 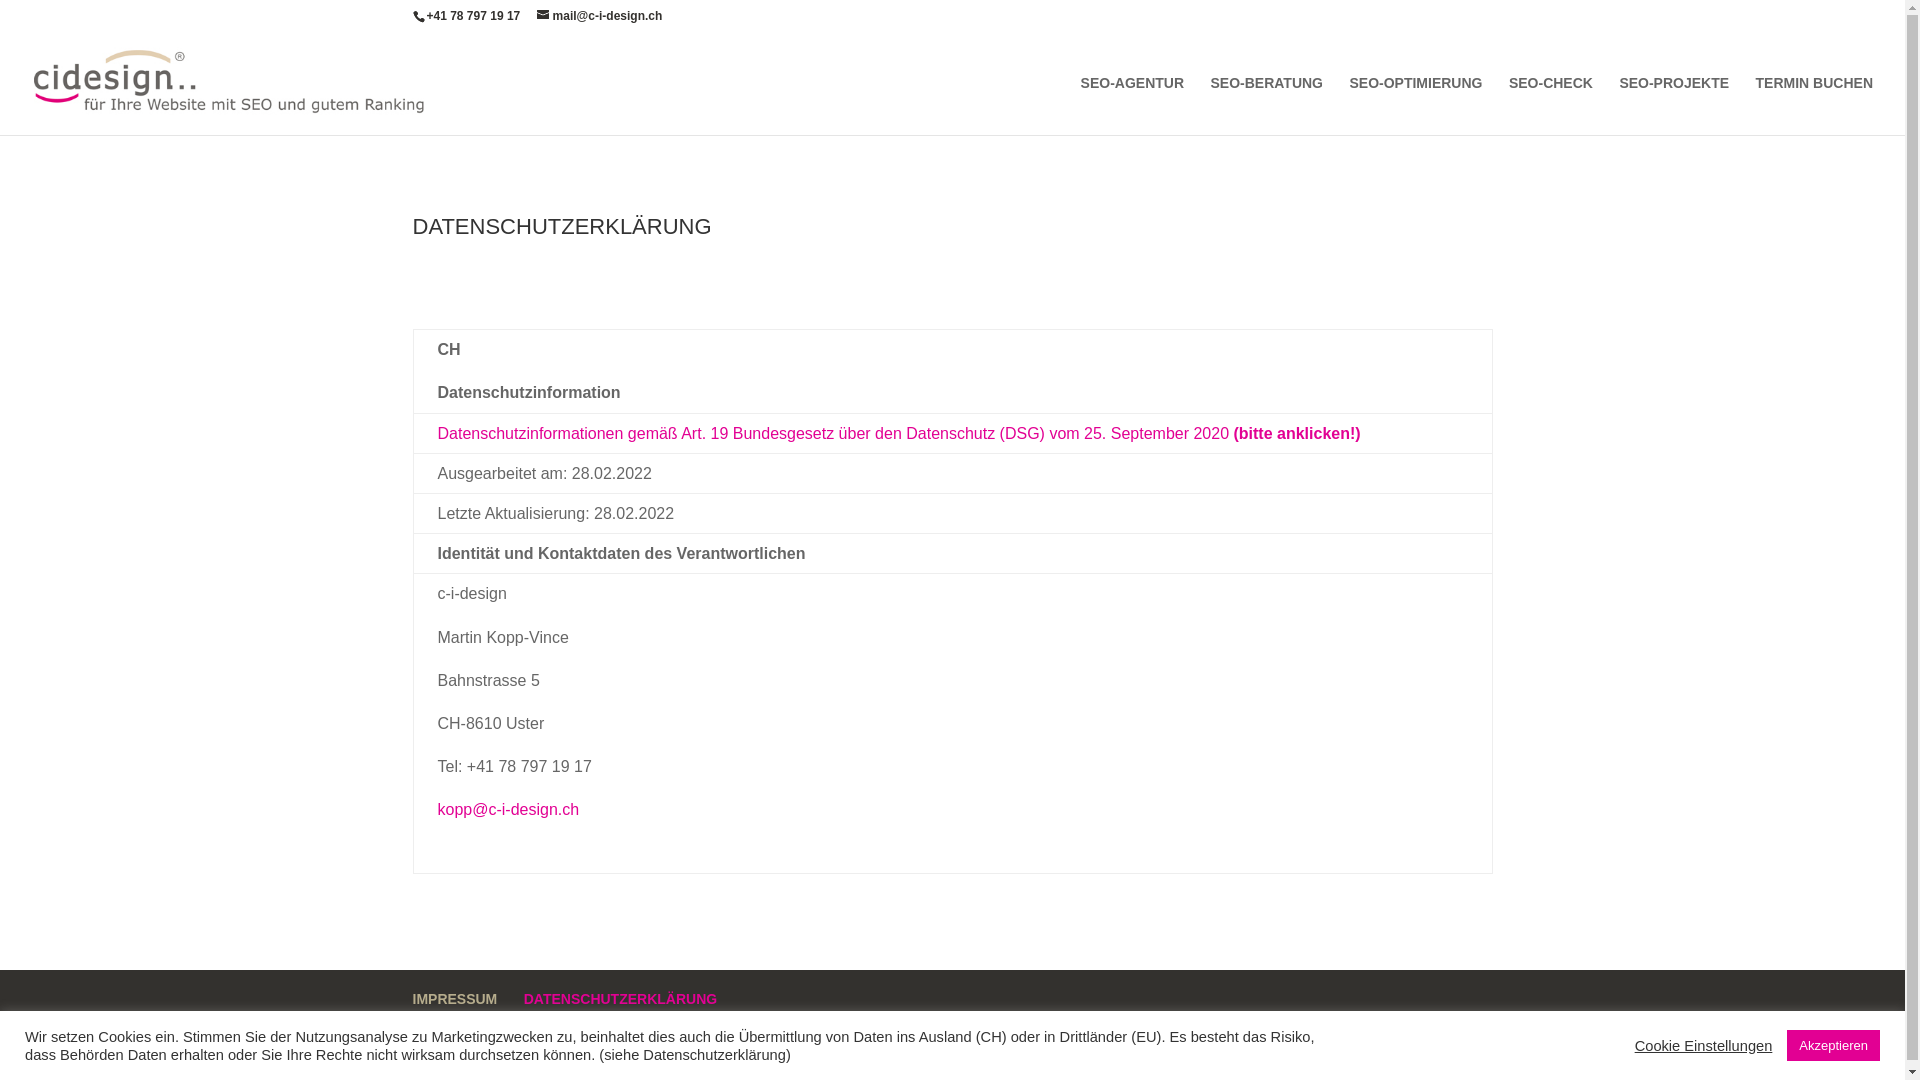 What do you see at coordinates (453, 999) in the screenshot?
I see `'IMPRESSUM'` at bounding box center [453, 999].